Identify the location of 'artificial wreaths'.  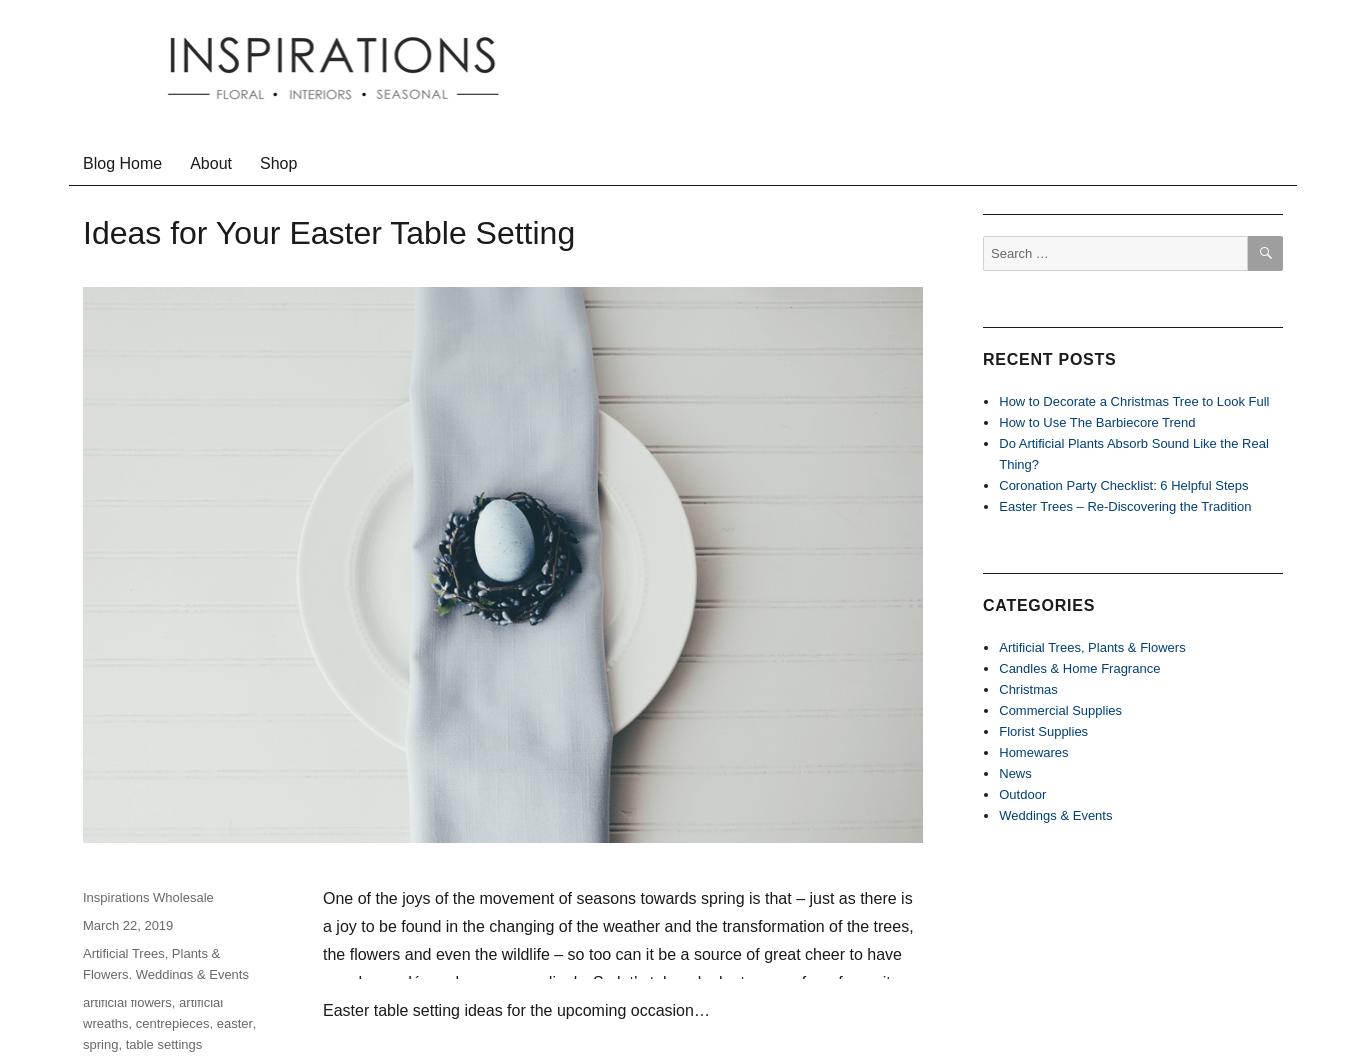
(151, 1010).